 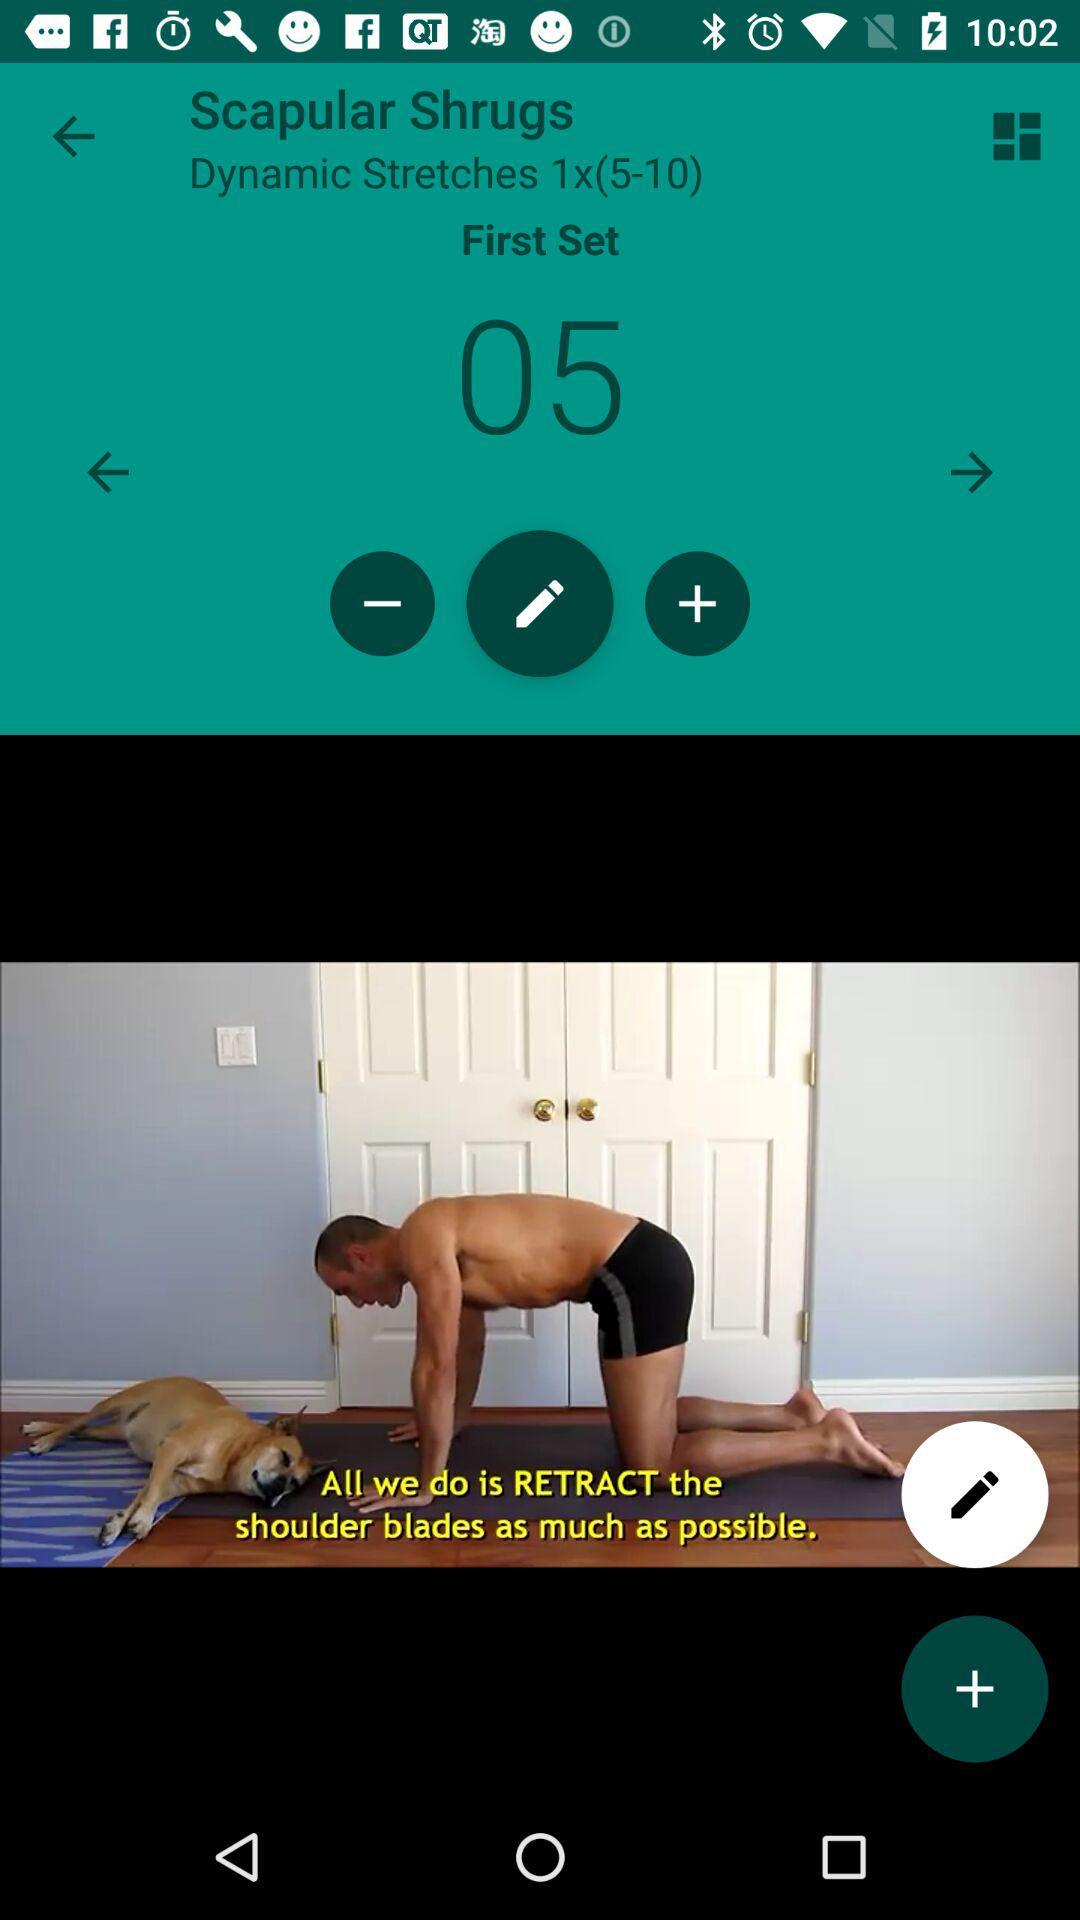 I want to click on previous arrow, so click(x=108, y=471).